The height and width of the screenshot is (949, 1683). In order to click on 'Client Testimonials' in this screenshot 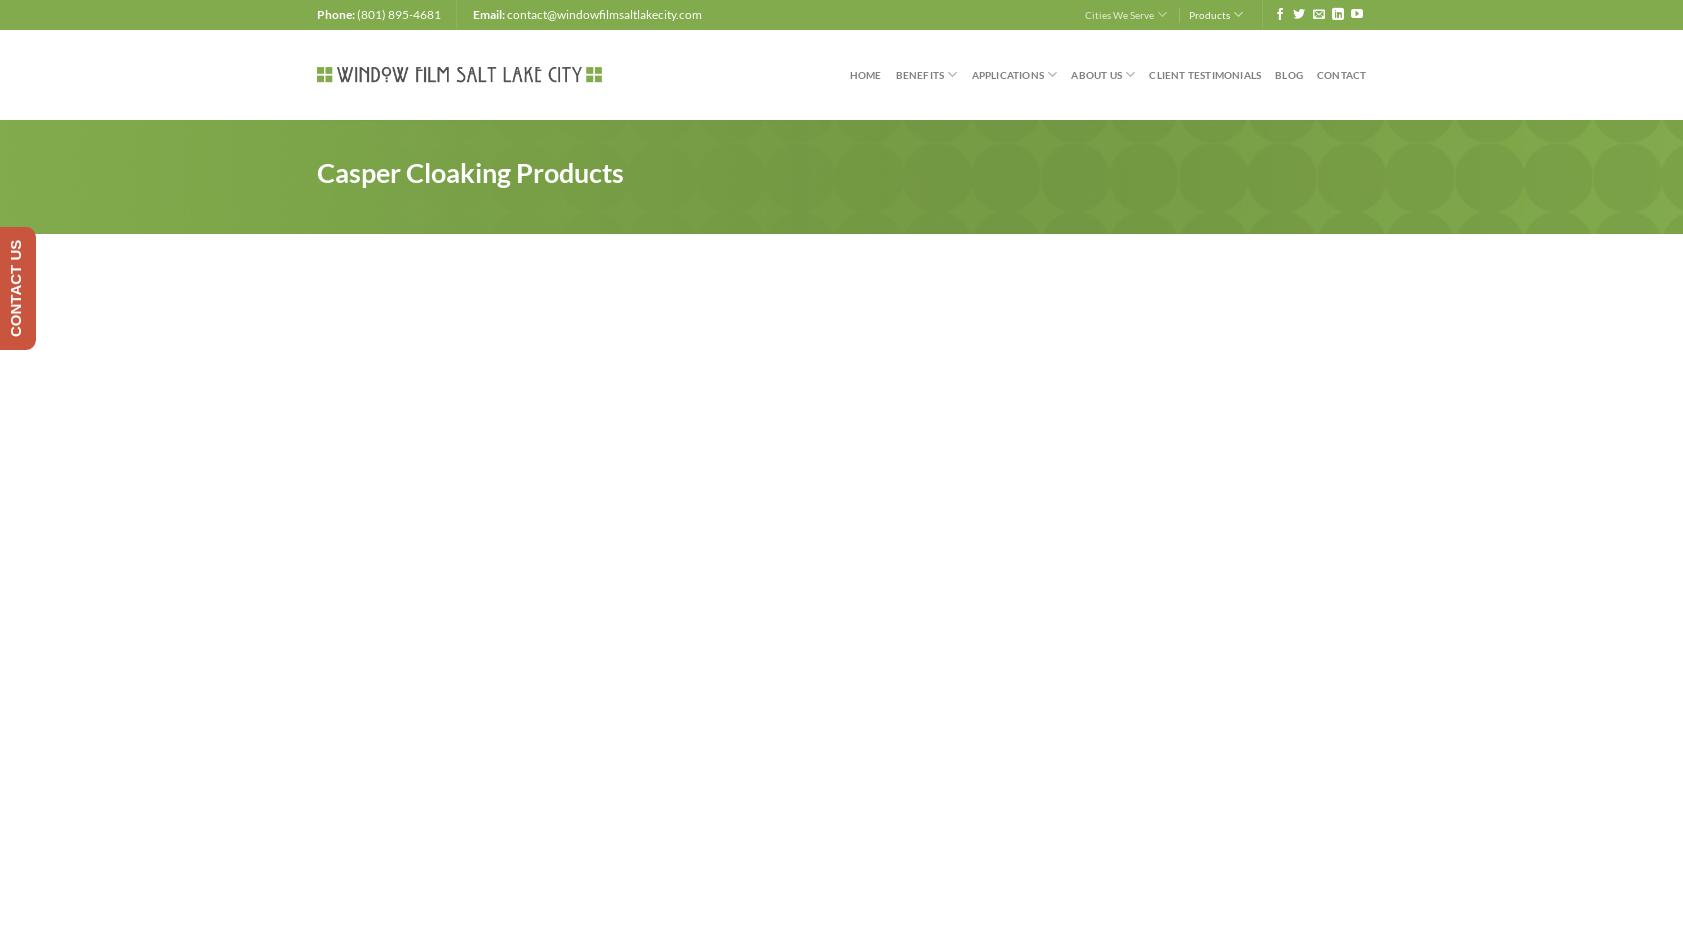, I will do `click(1204, 74)`.